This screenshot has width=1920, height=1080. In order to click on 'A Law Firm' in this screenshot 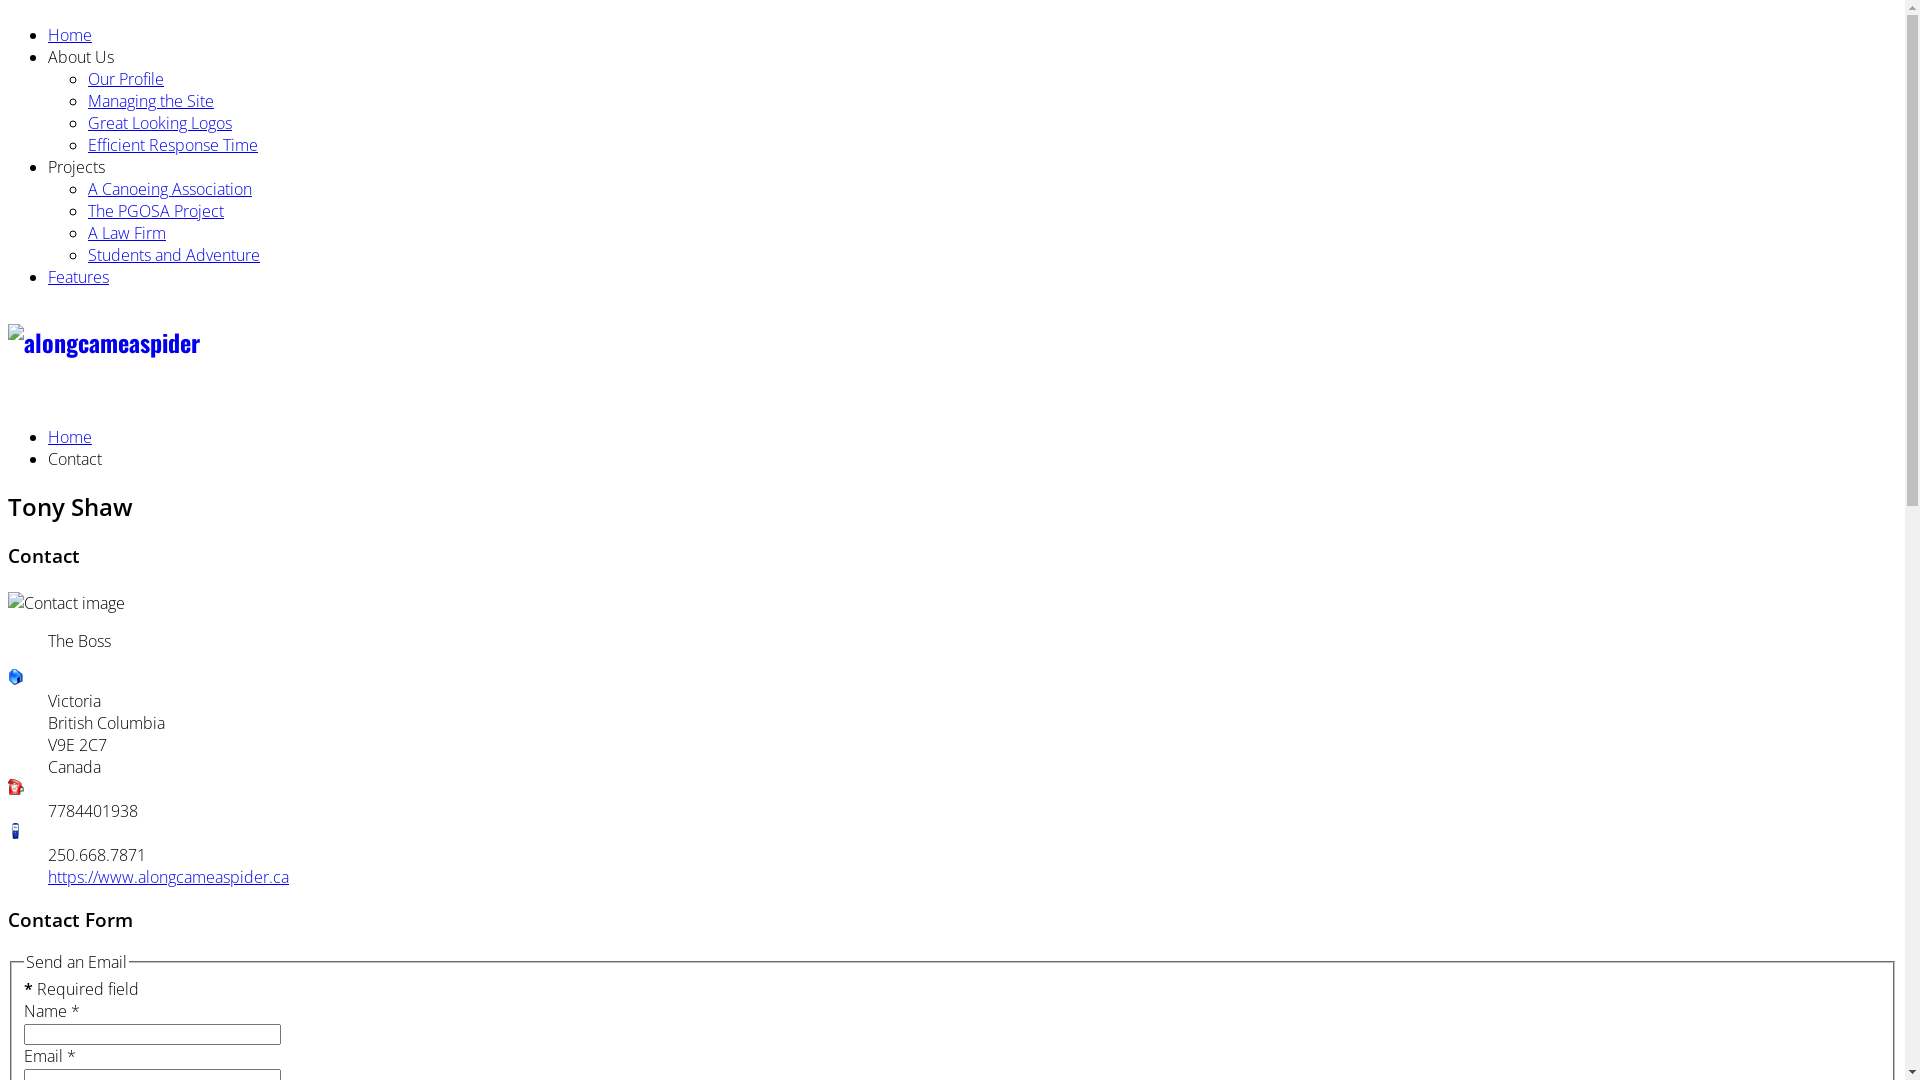, I will do `click(125, 231)`.